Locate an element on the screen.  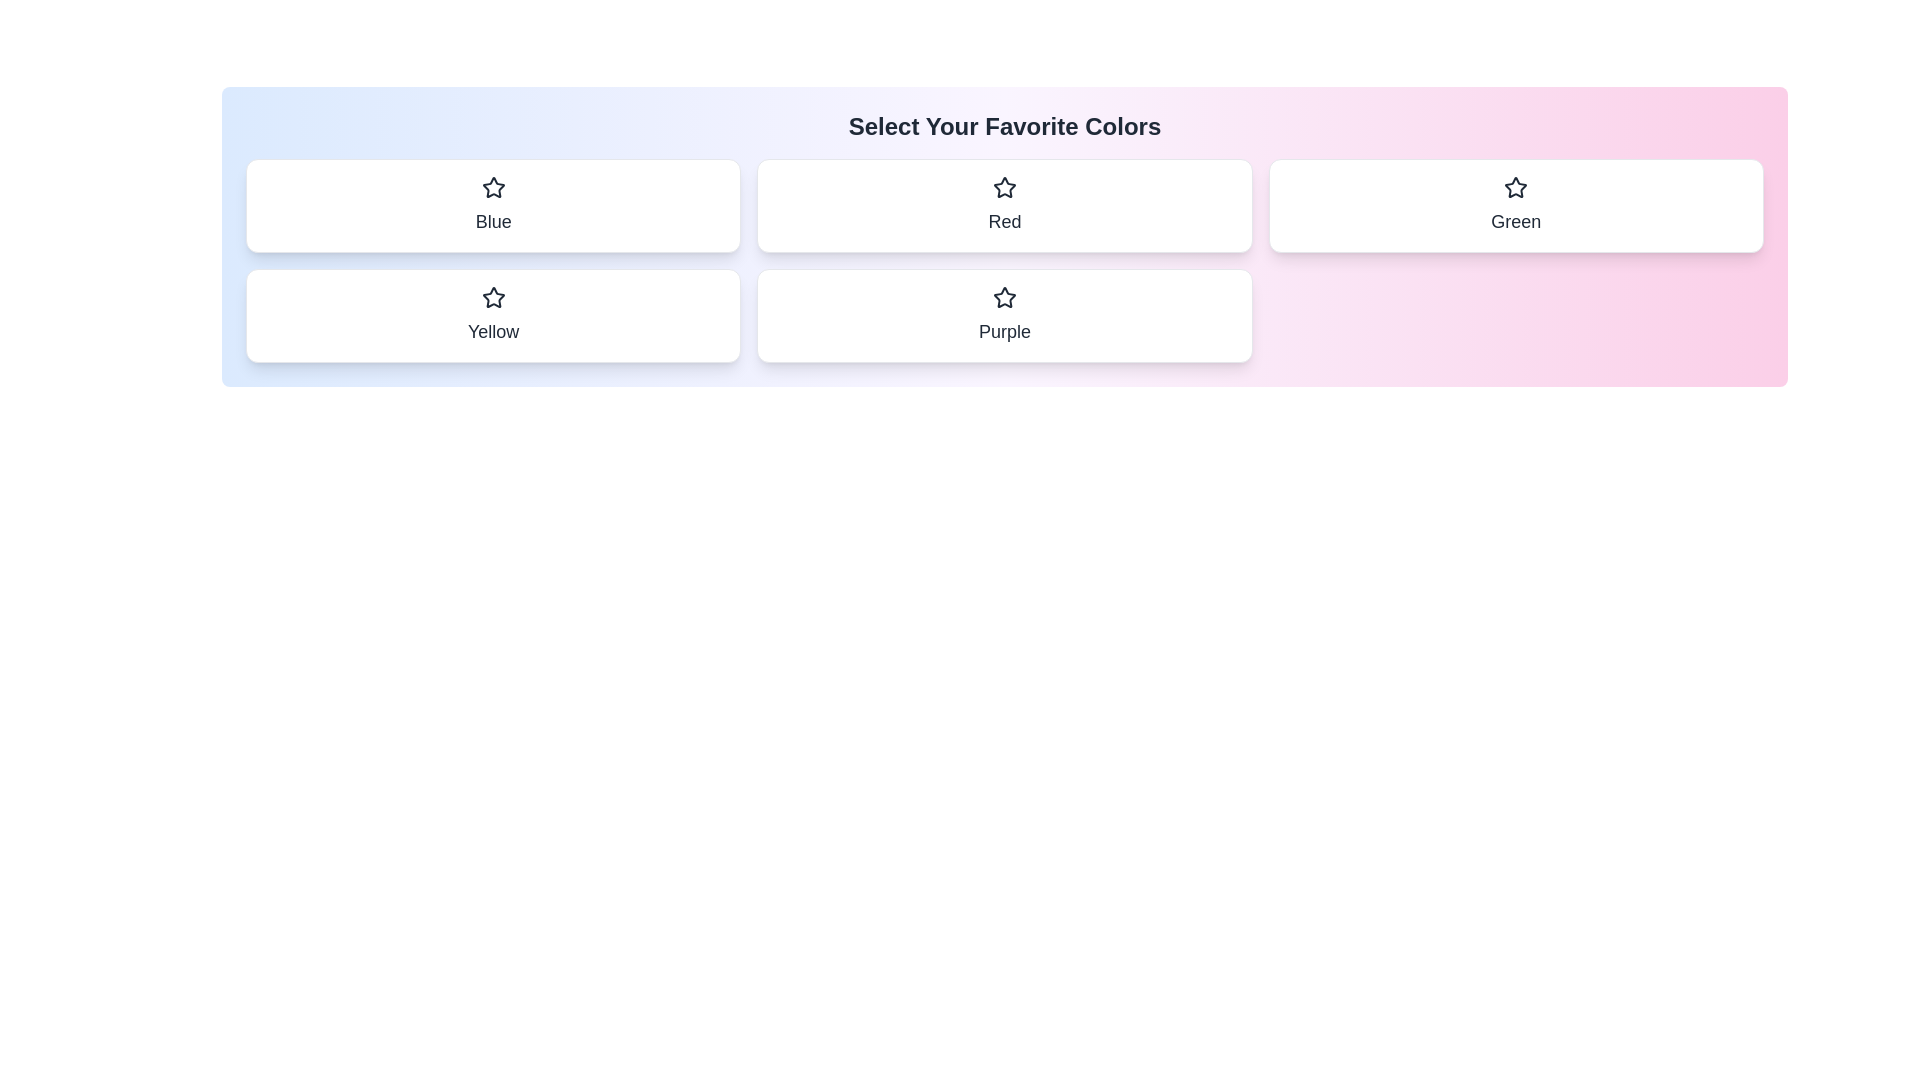
the color chip Blue is located at coordinates (493, 205).